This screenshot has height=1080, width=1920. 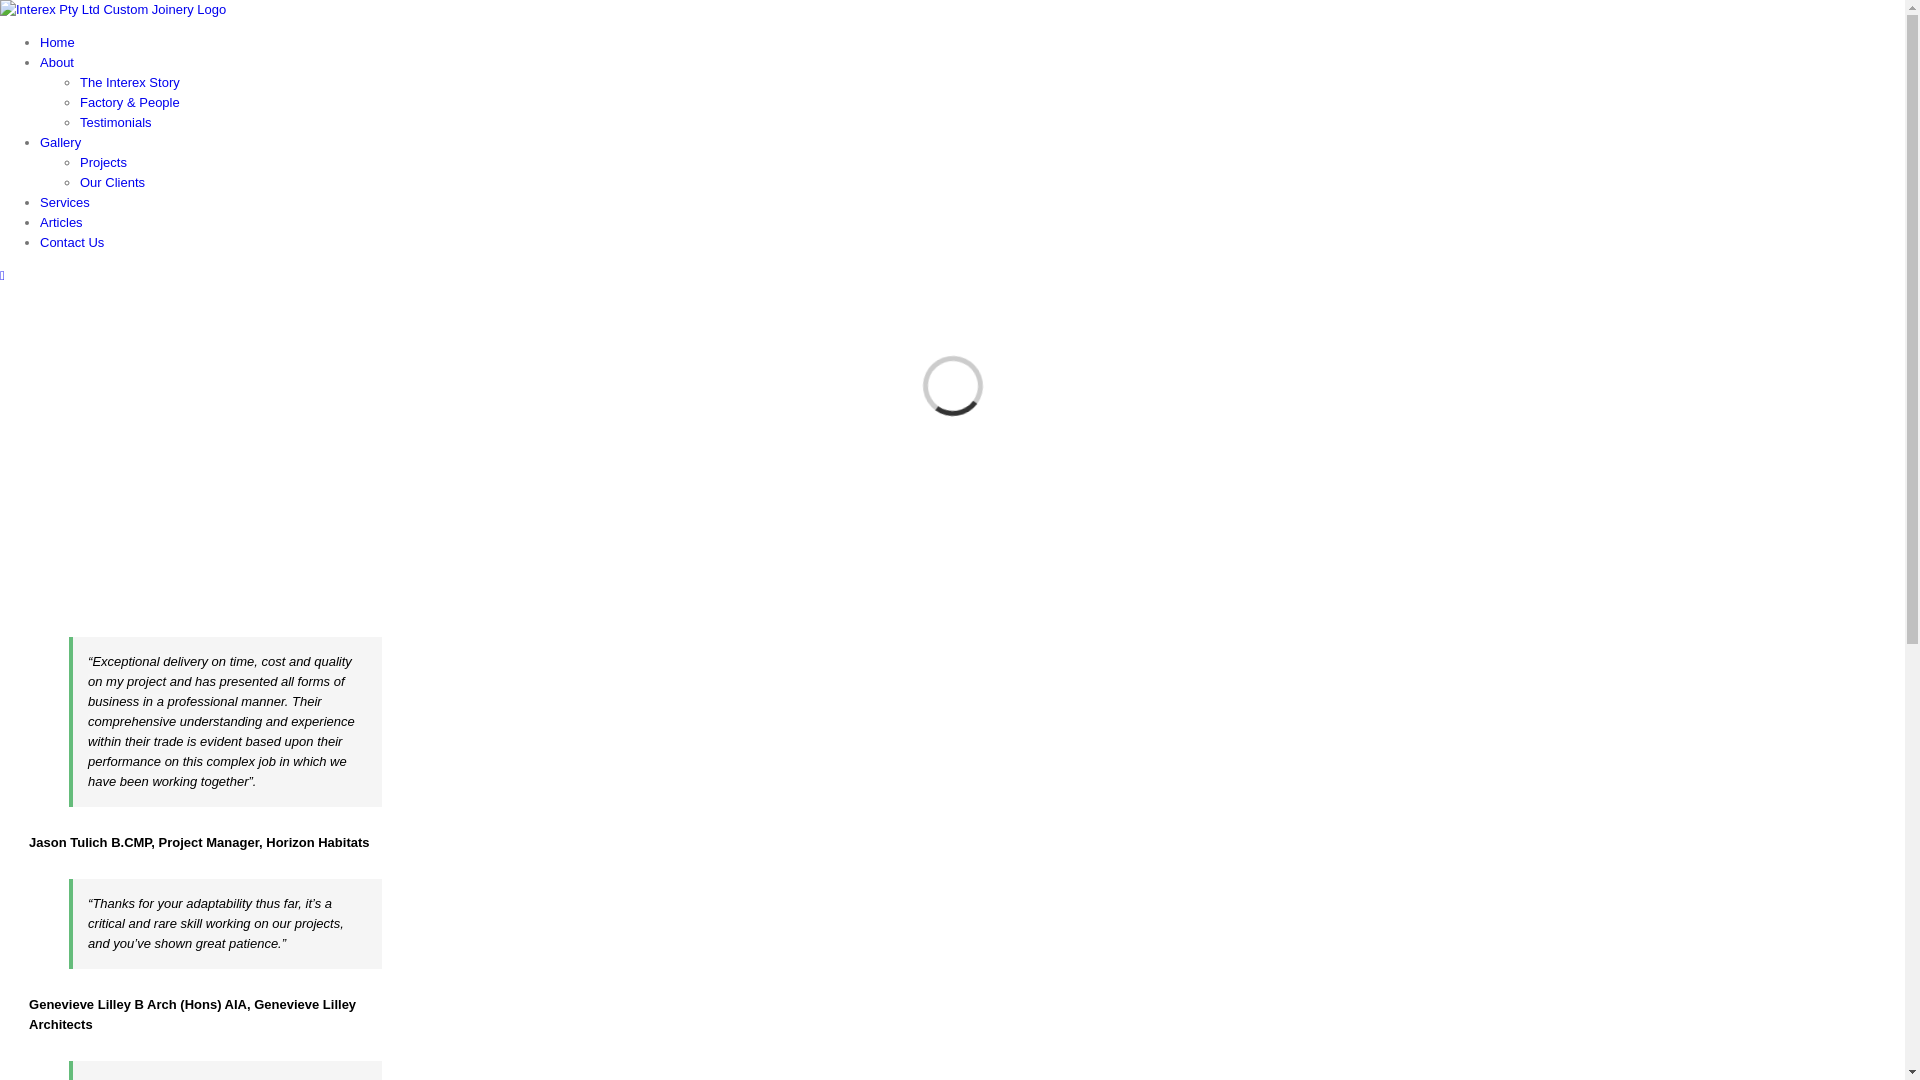 I want to click on 'The Interex Story', so click(x=128, y=81).